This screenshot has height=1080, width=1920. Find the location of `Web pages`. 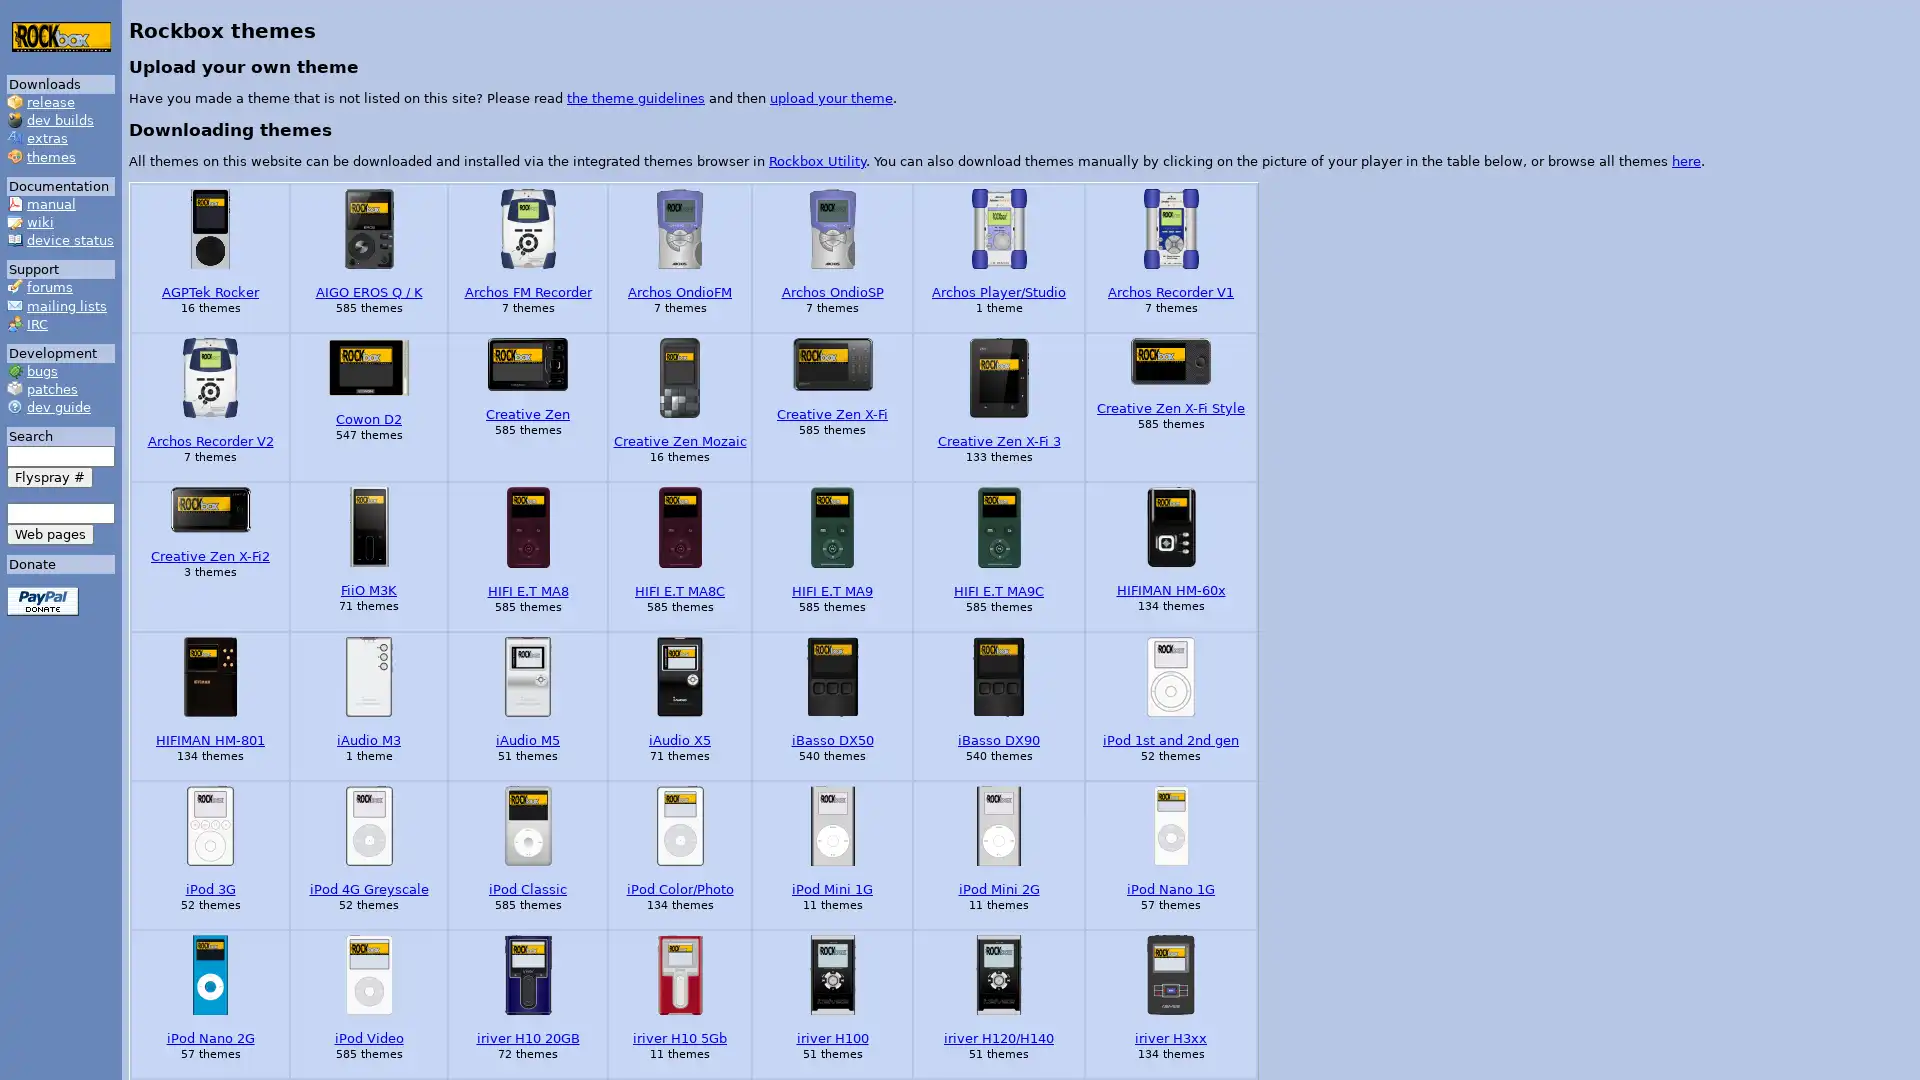

Web pages is located at coordinates (50, 533).